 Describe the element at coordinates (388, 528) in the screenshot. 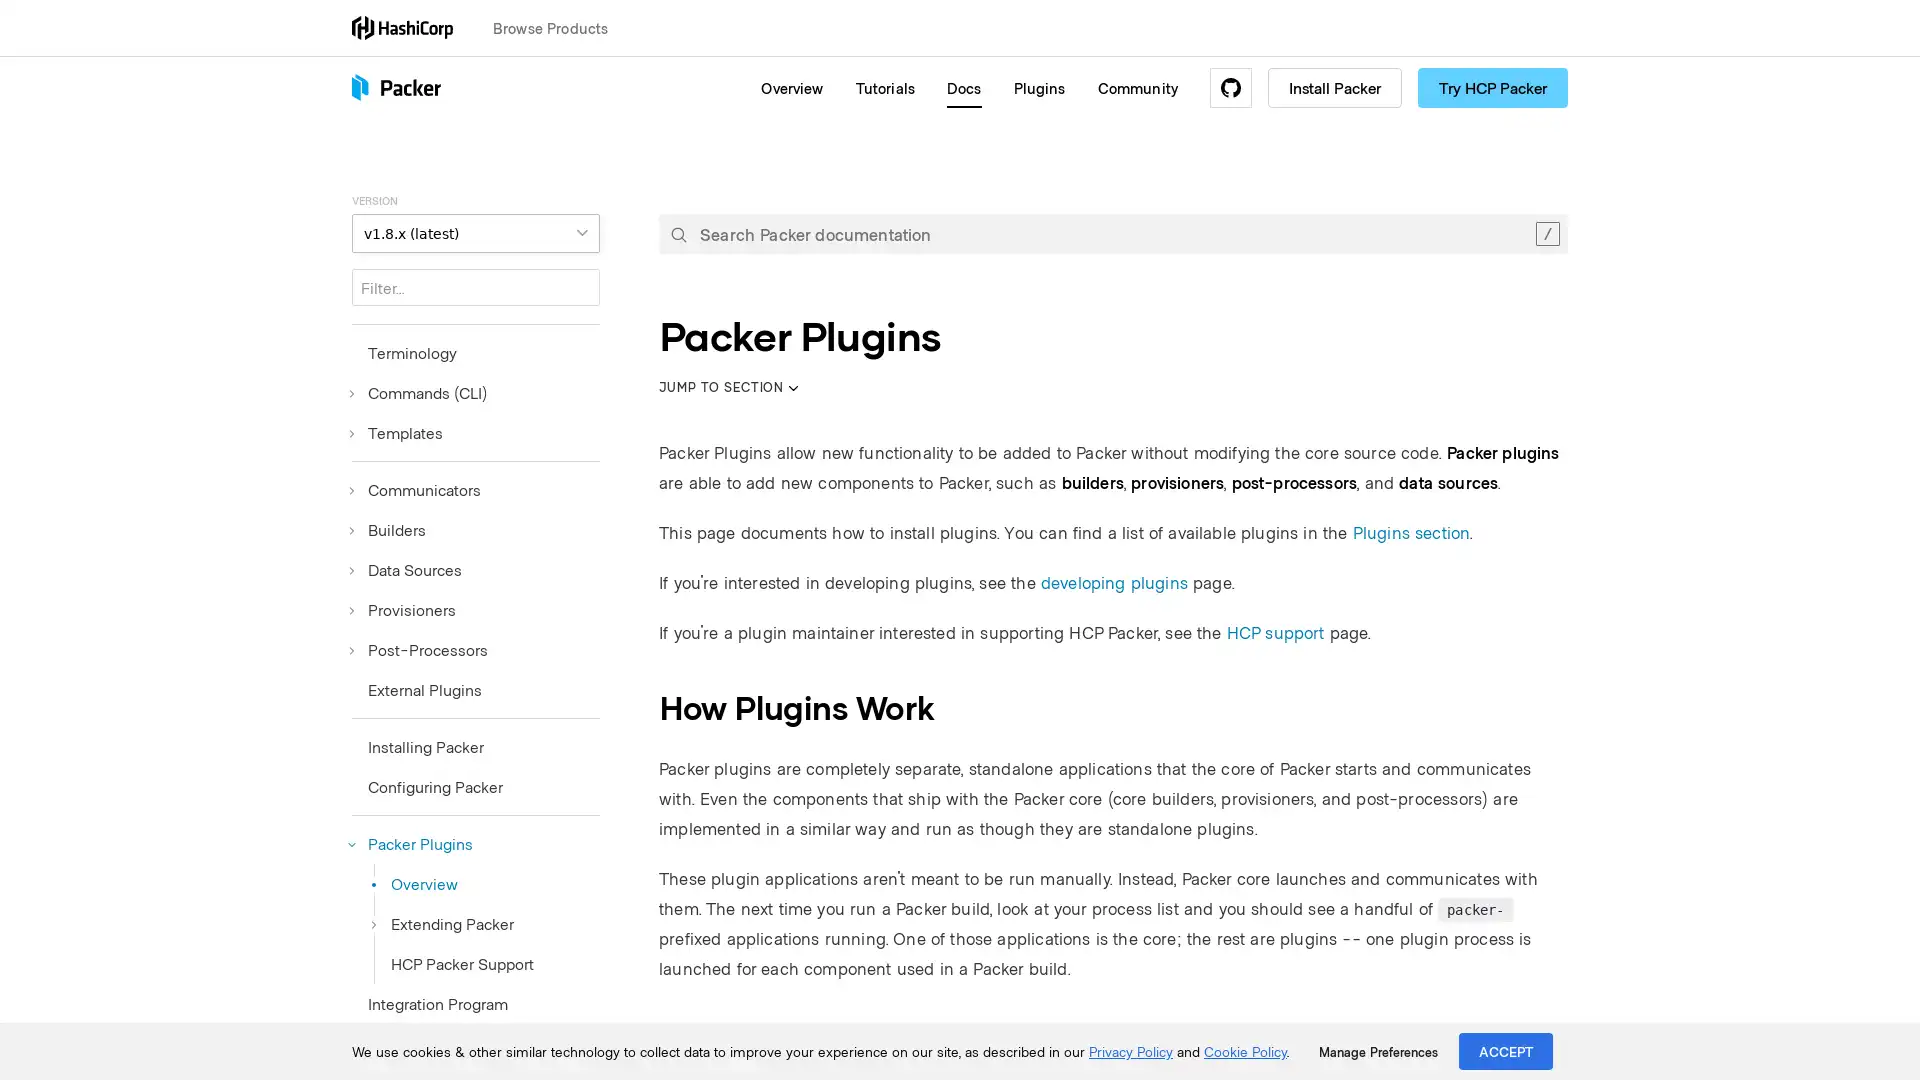

I see `Builders` at that location.